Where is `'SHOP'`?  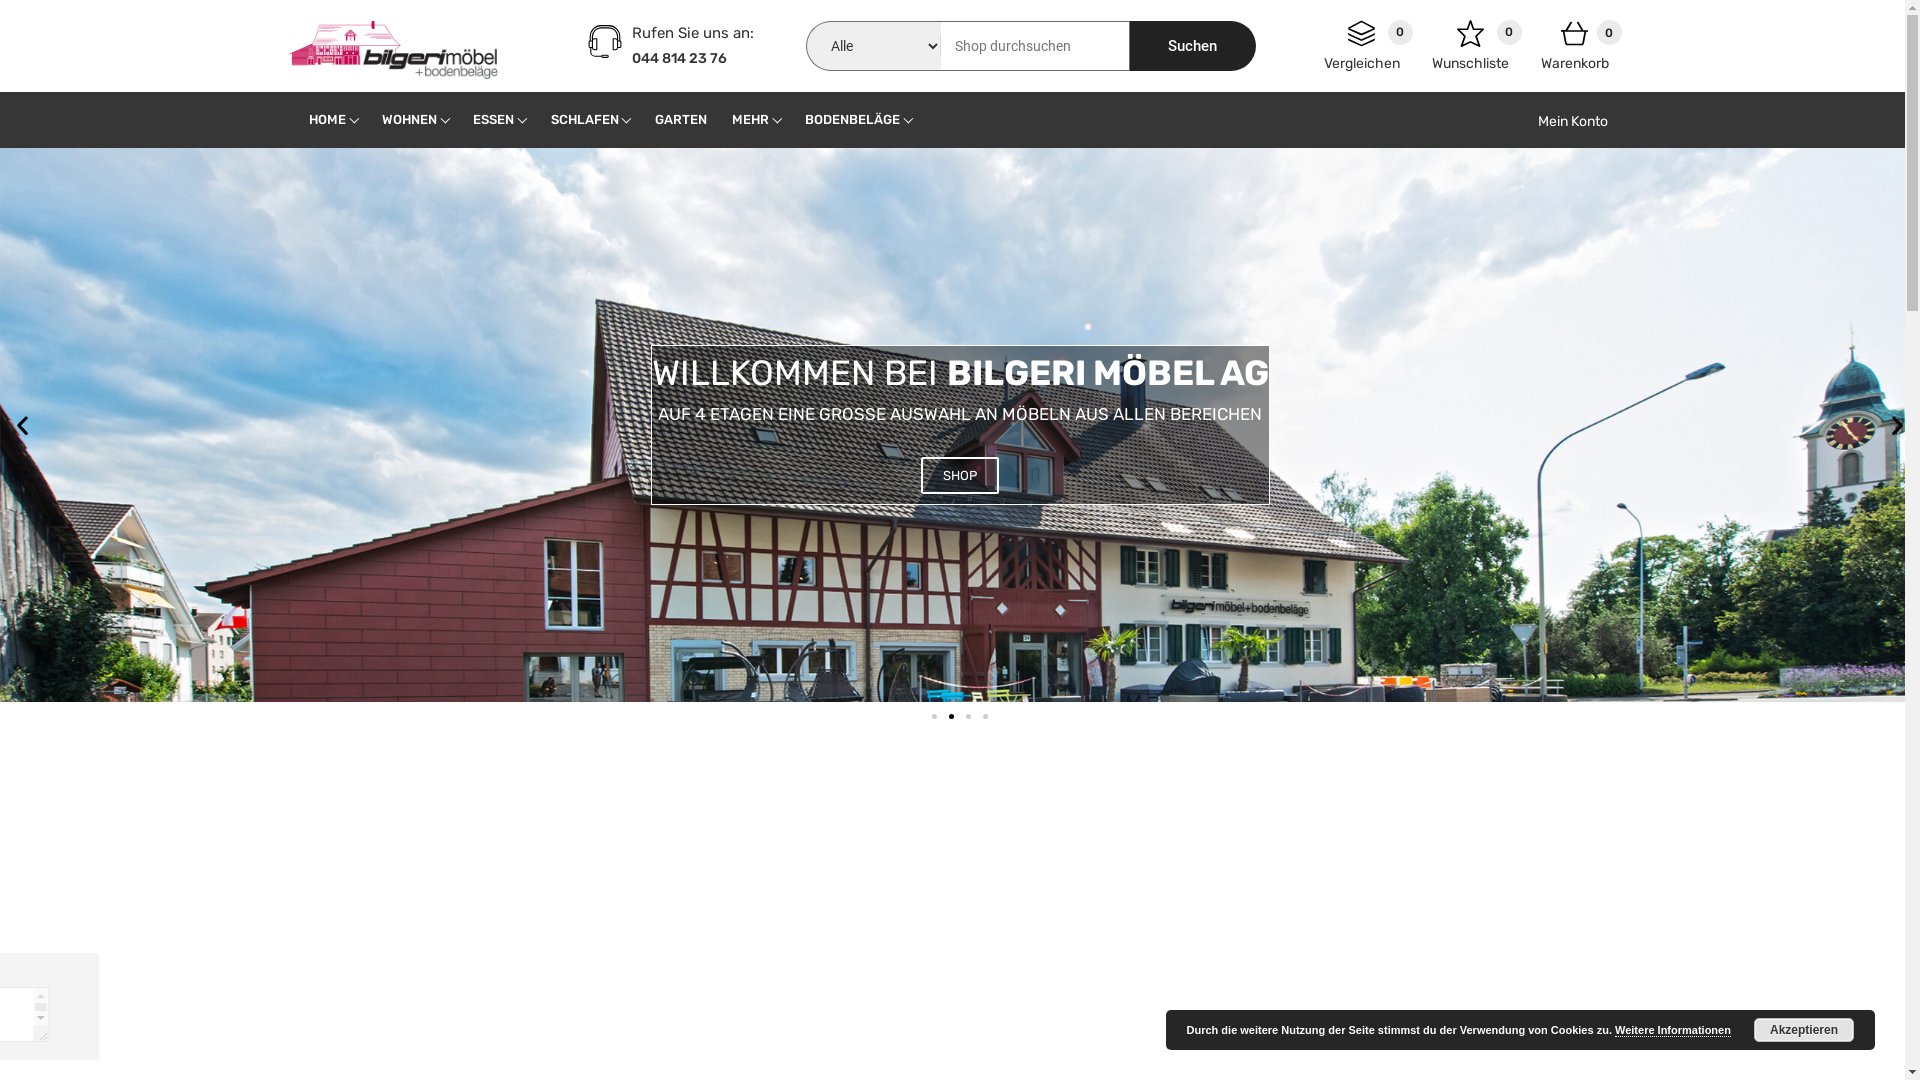 'SHOP' is located at coordinates (920, 475).